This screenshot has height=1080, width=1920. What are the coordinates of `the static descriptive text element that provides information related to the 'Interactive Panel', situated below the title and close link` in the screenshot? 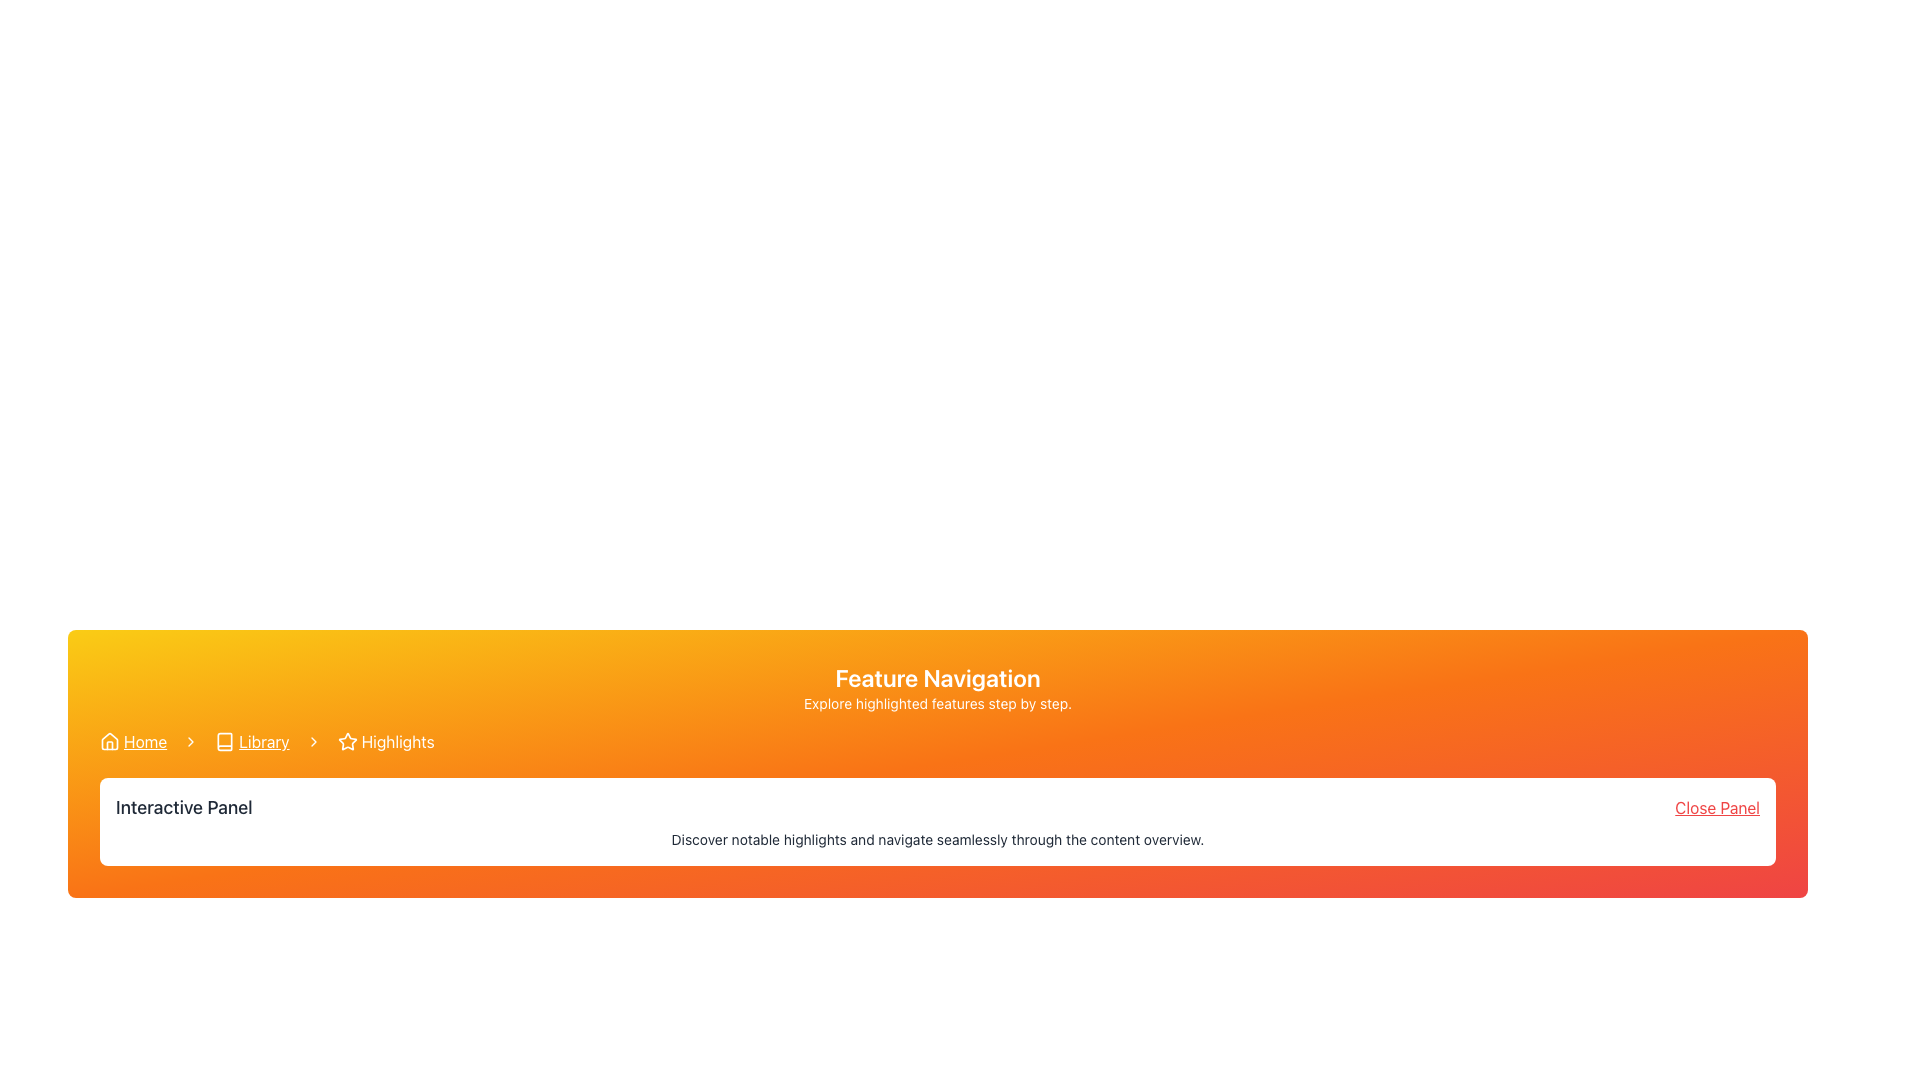 It's located at (936, 840).